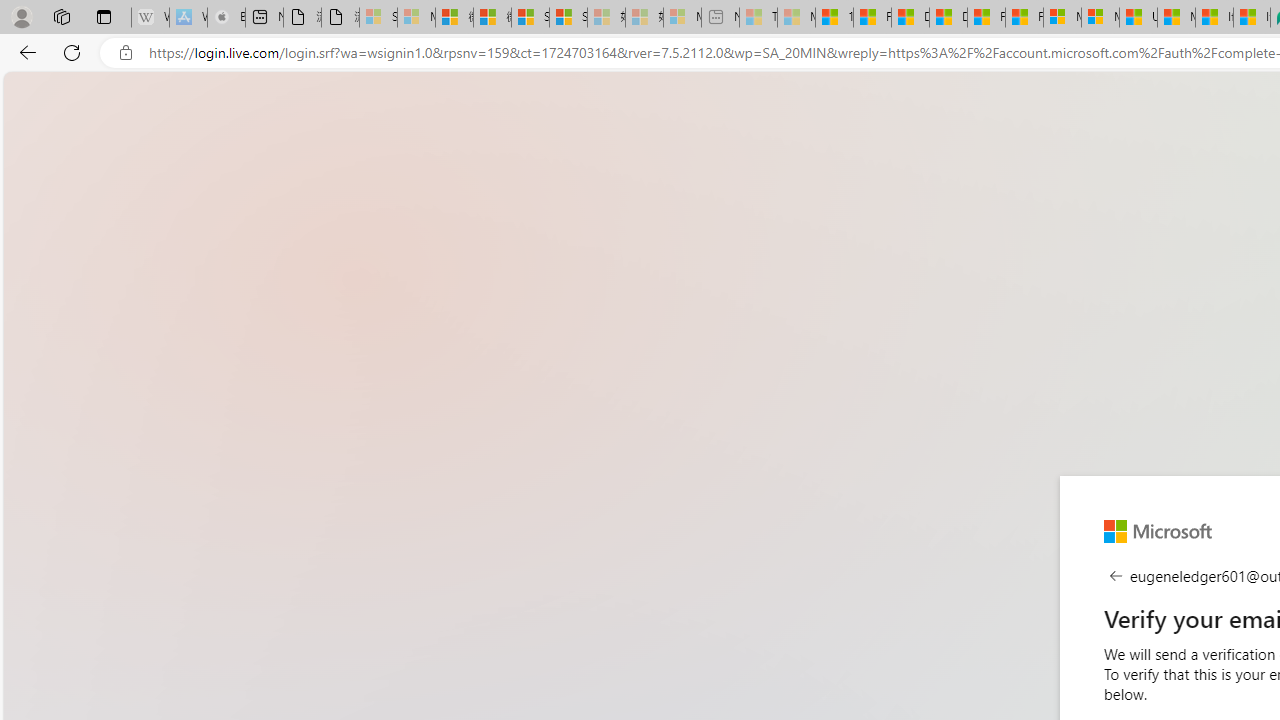 The height and width of the screenshot is (720, 1280). I want to click on 'Top Stories - MSN - Sleeping', so click(757, 17).